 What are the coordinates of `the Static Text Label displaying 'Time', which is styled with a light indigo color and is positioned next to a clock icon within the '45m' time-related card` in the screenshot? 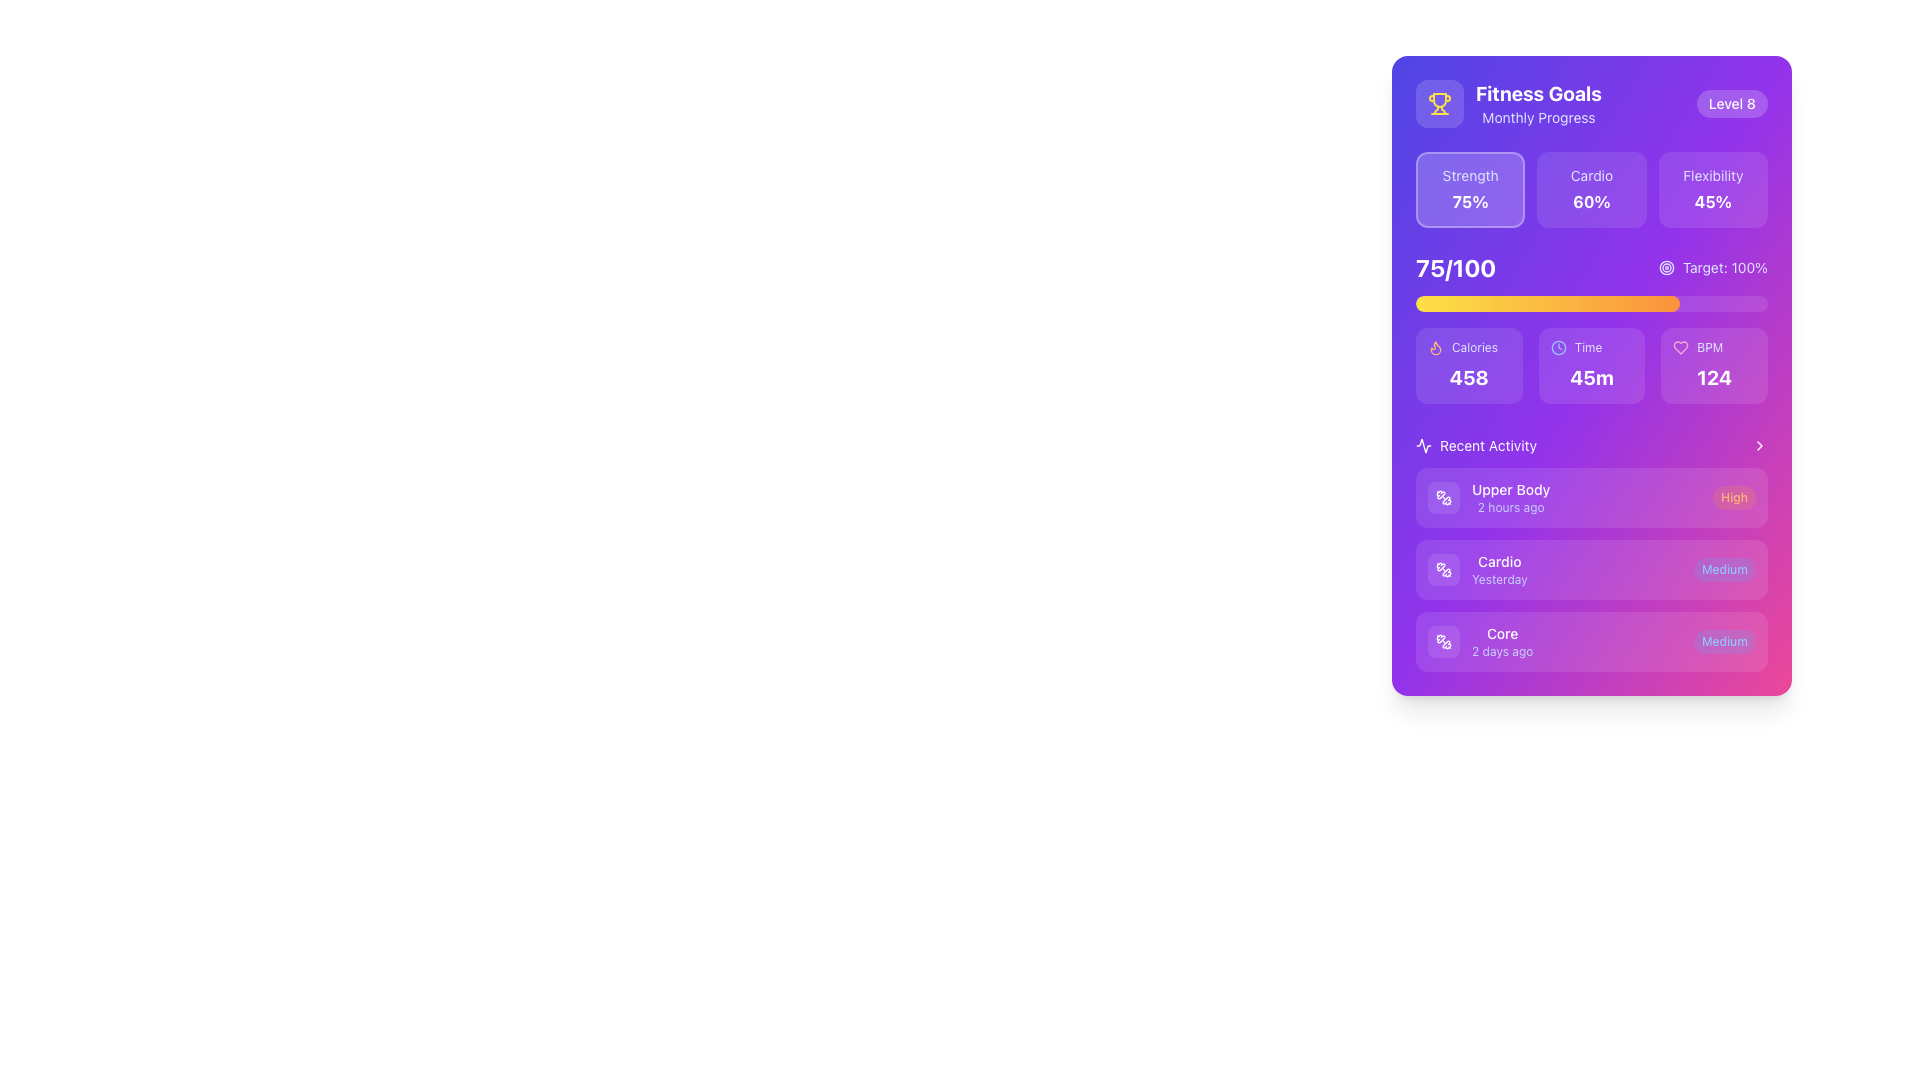 It's located at (1587, 346).